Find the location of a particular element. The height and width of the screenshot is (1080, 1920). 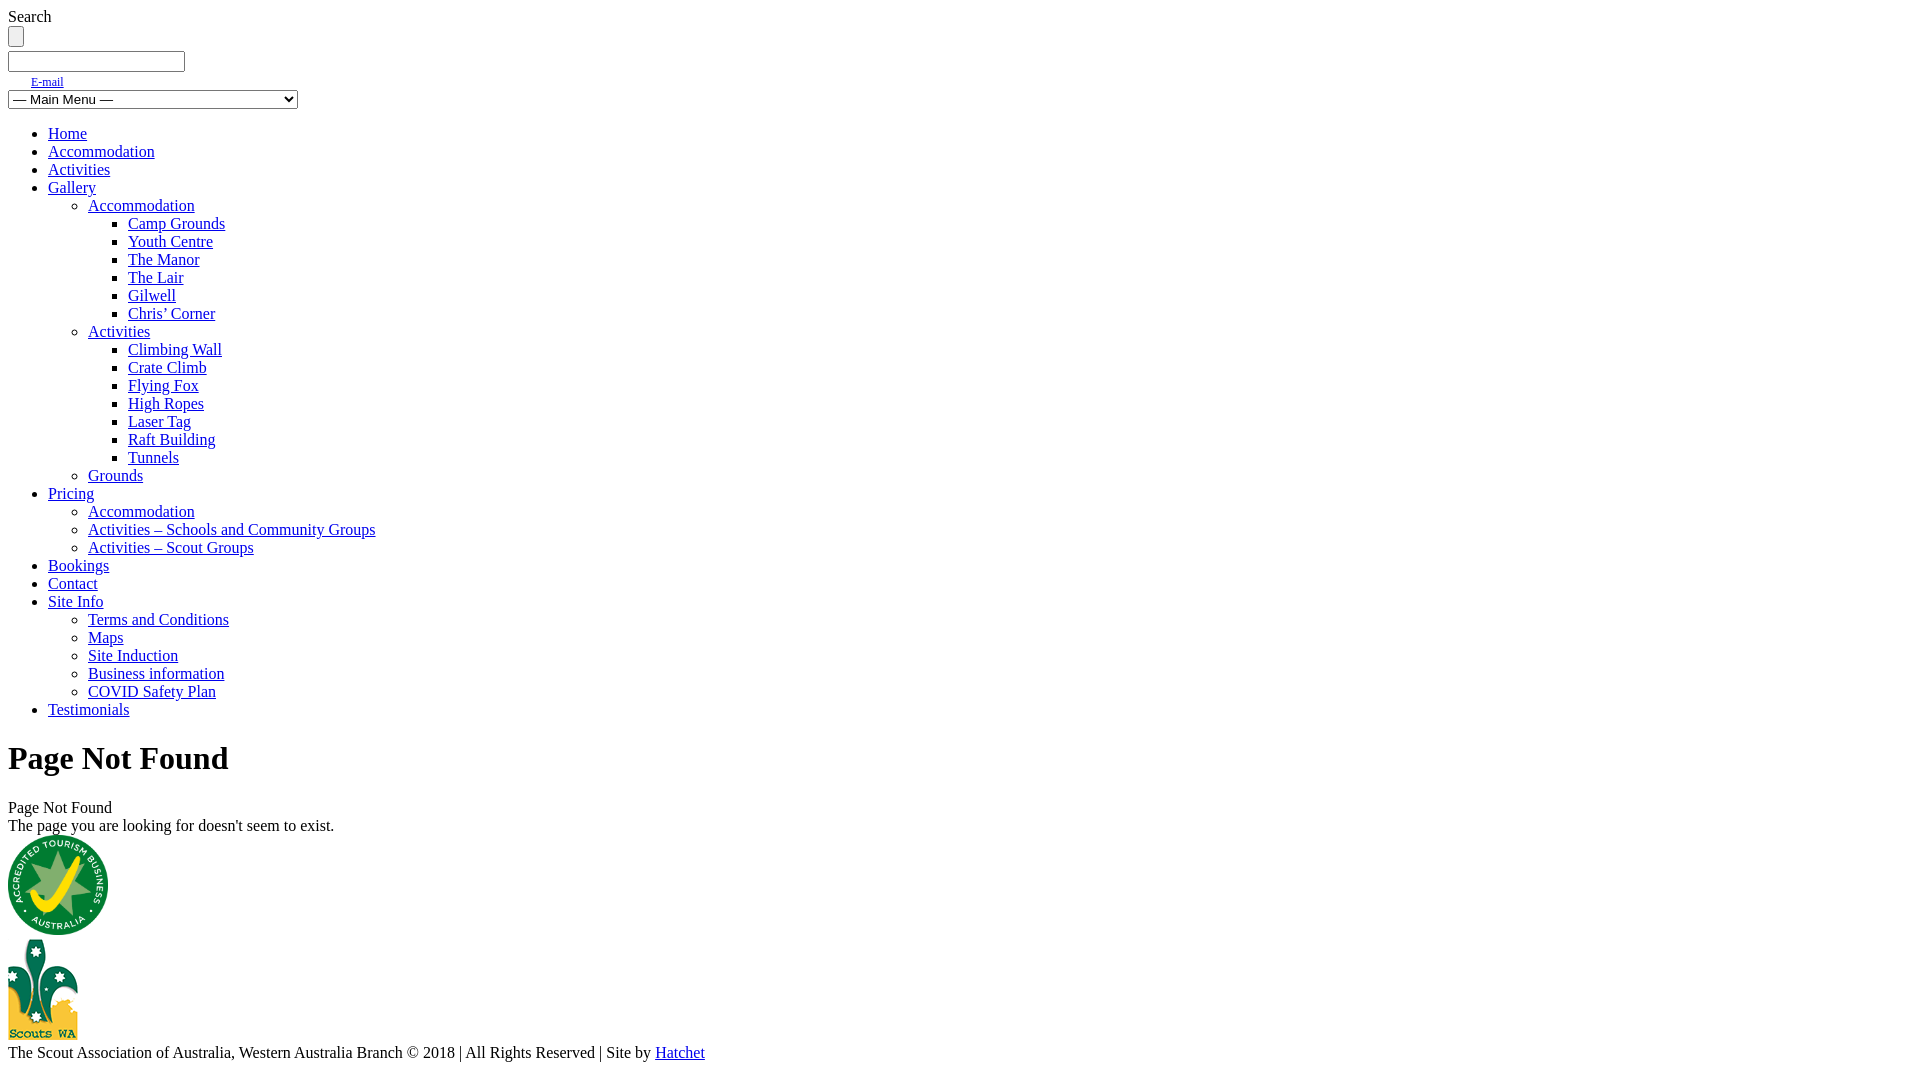

'Contact' is located at coordinates (72, 583).